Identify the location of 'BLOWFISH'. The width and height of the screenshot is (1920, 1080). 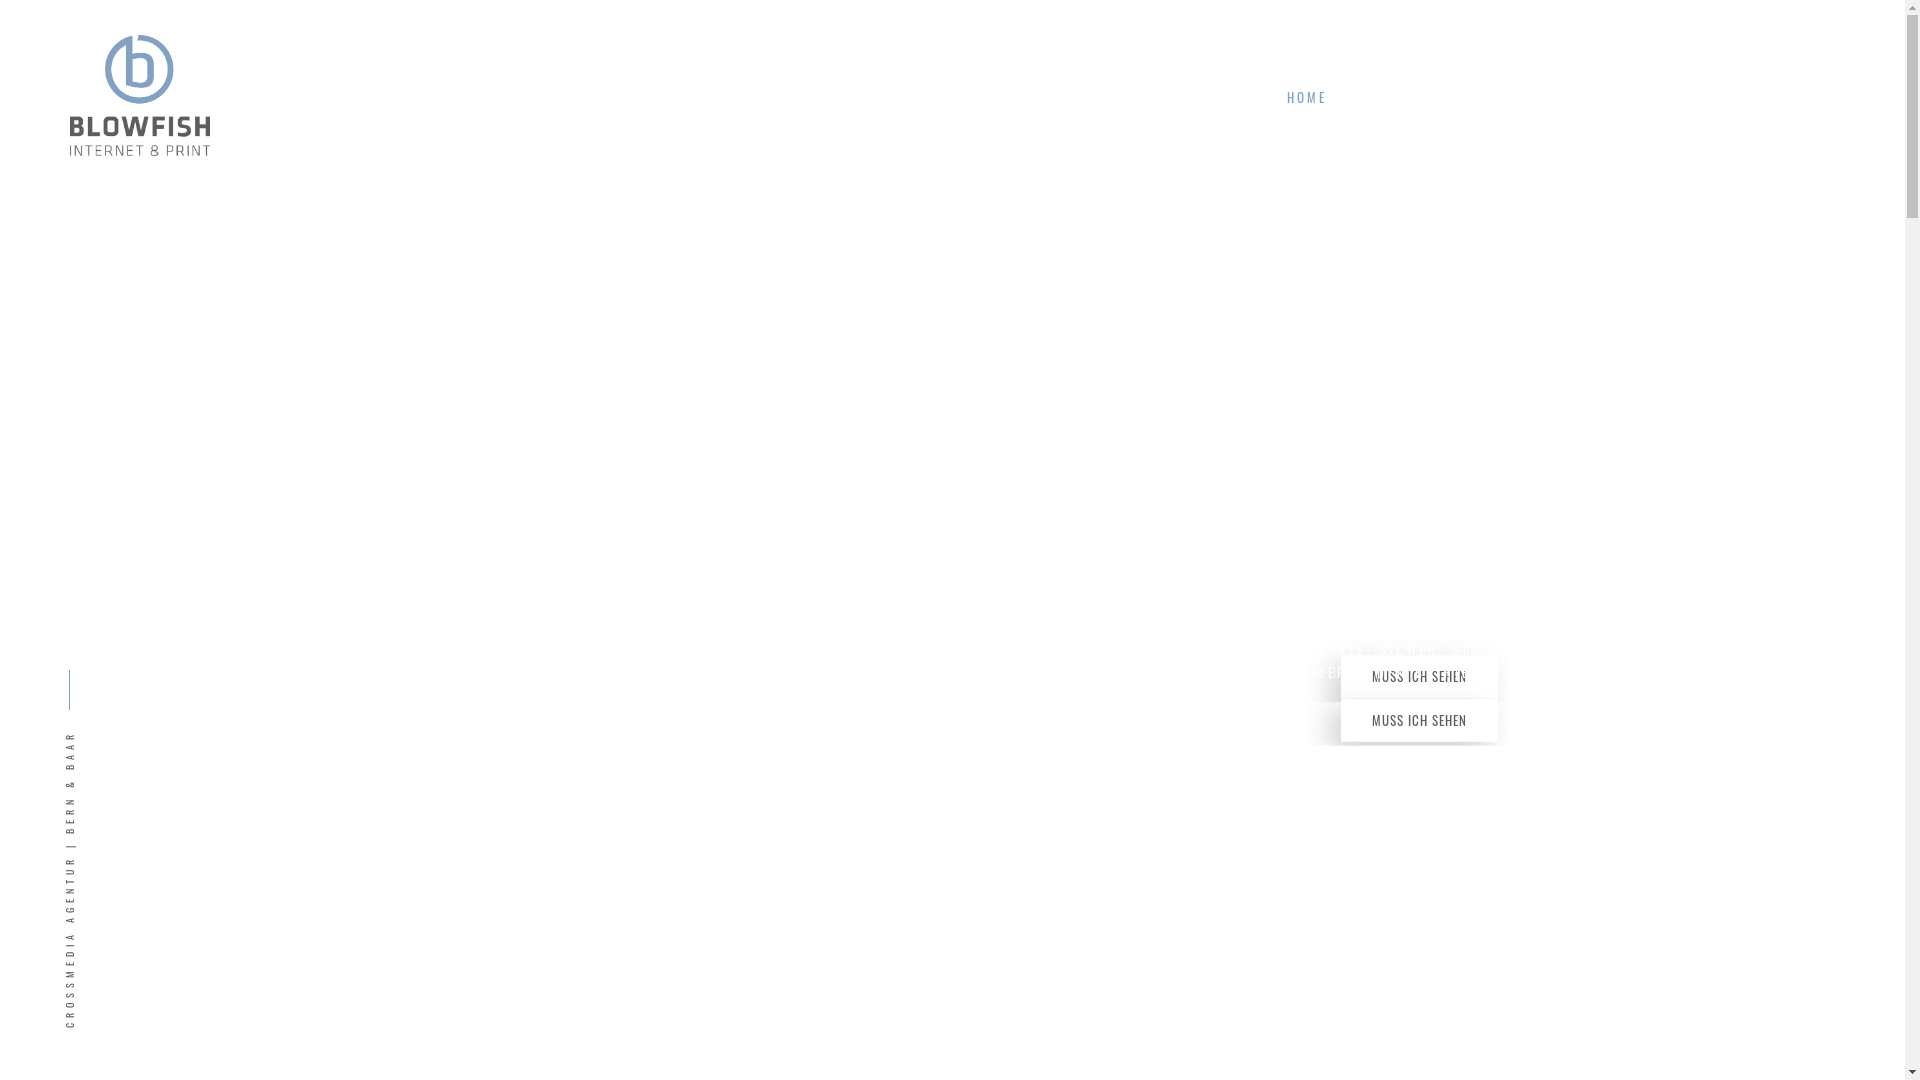
(1587, 97).